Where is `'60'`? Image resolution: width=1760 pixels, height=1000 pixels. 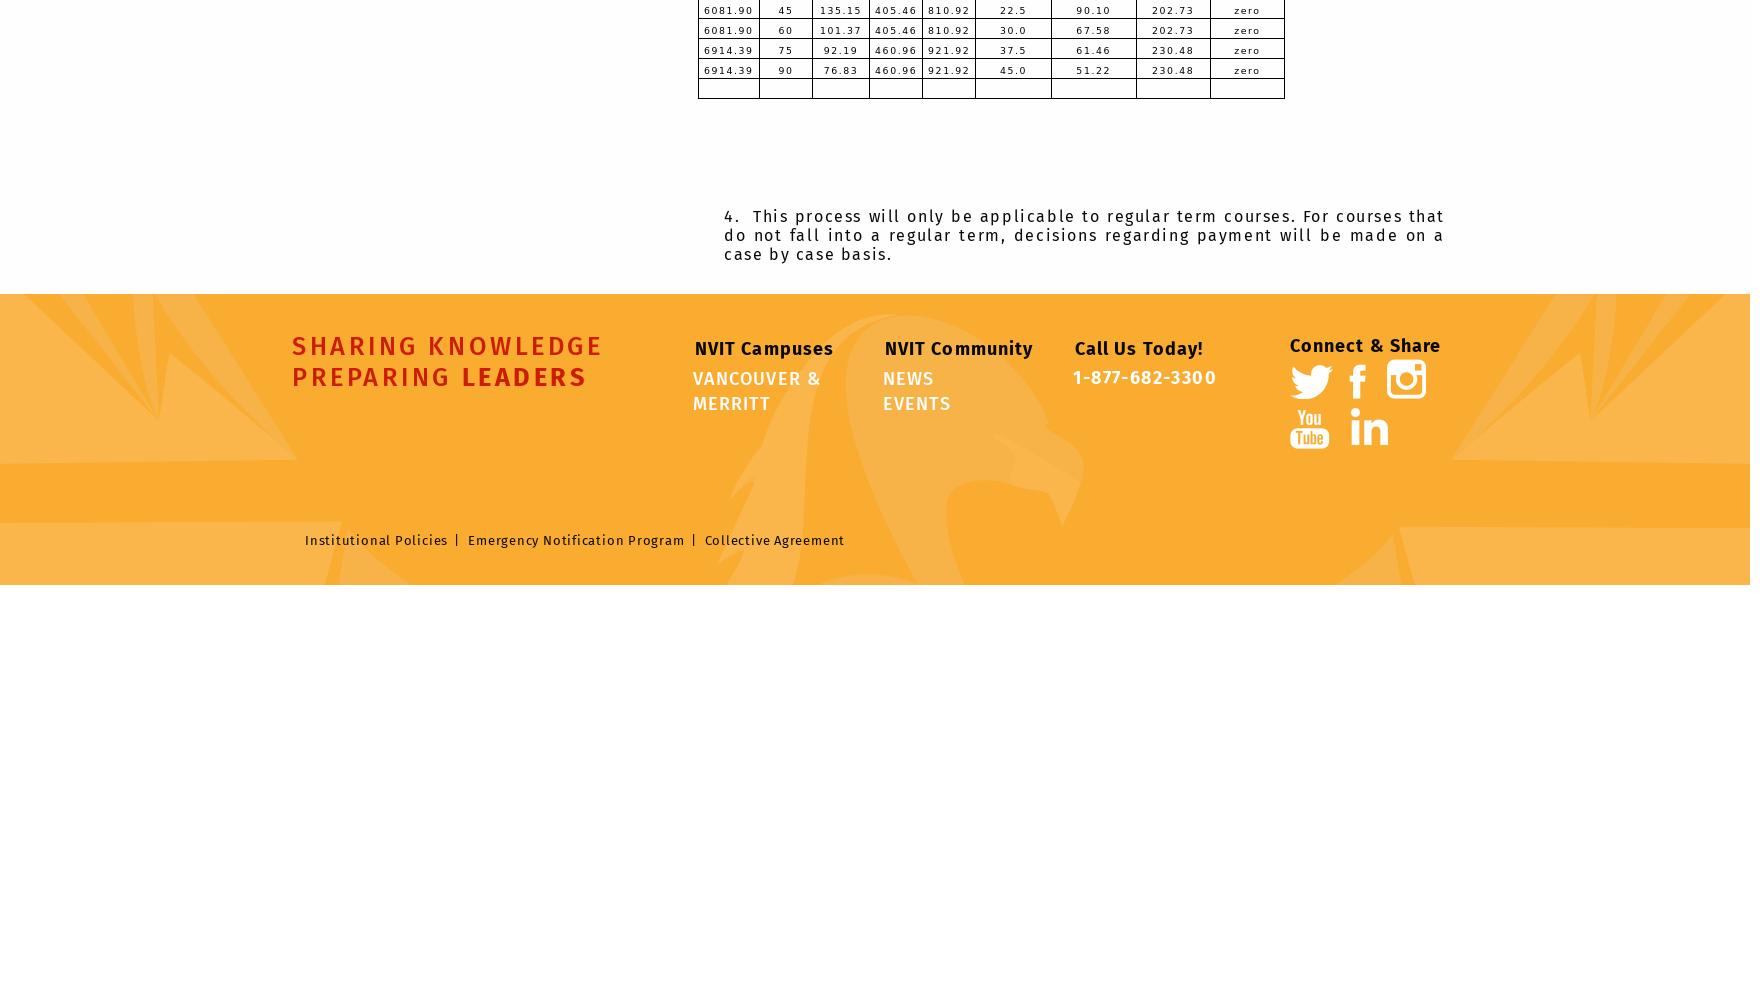 '60' is located at coordinates (784, 29).